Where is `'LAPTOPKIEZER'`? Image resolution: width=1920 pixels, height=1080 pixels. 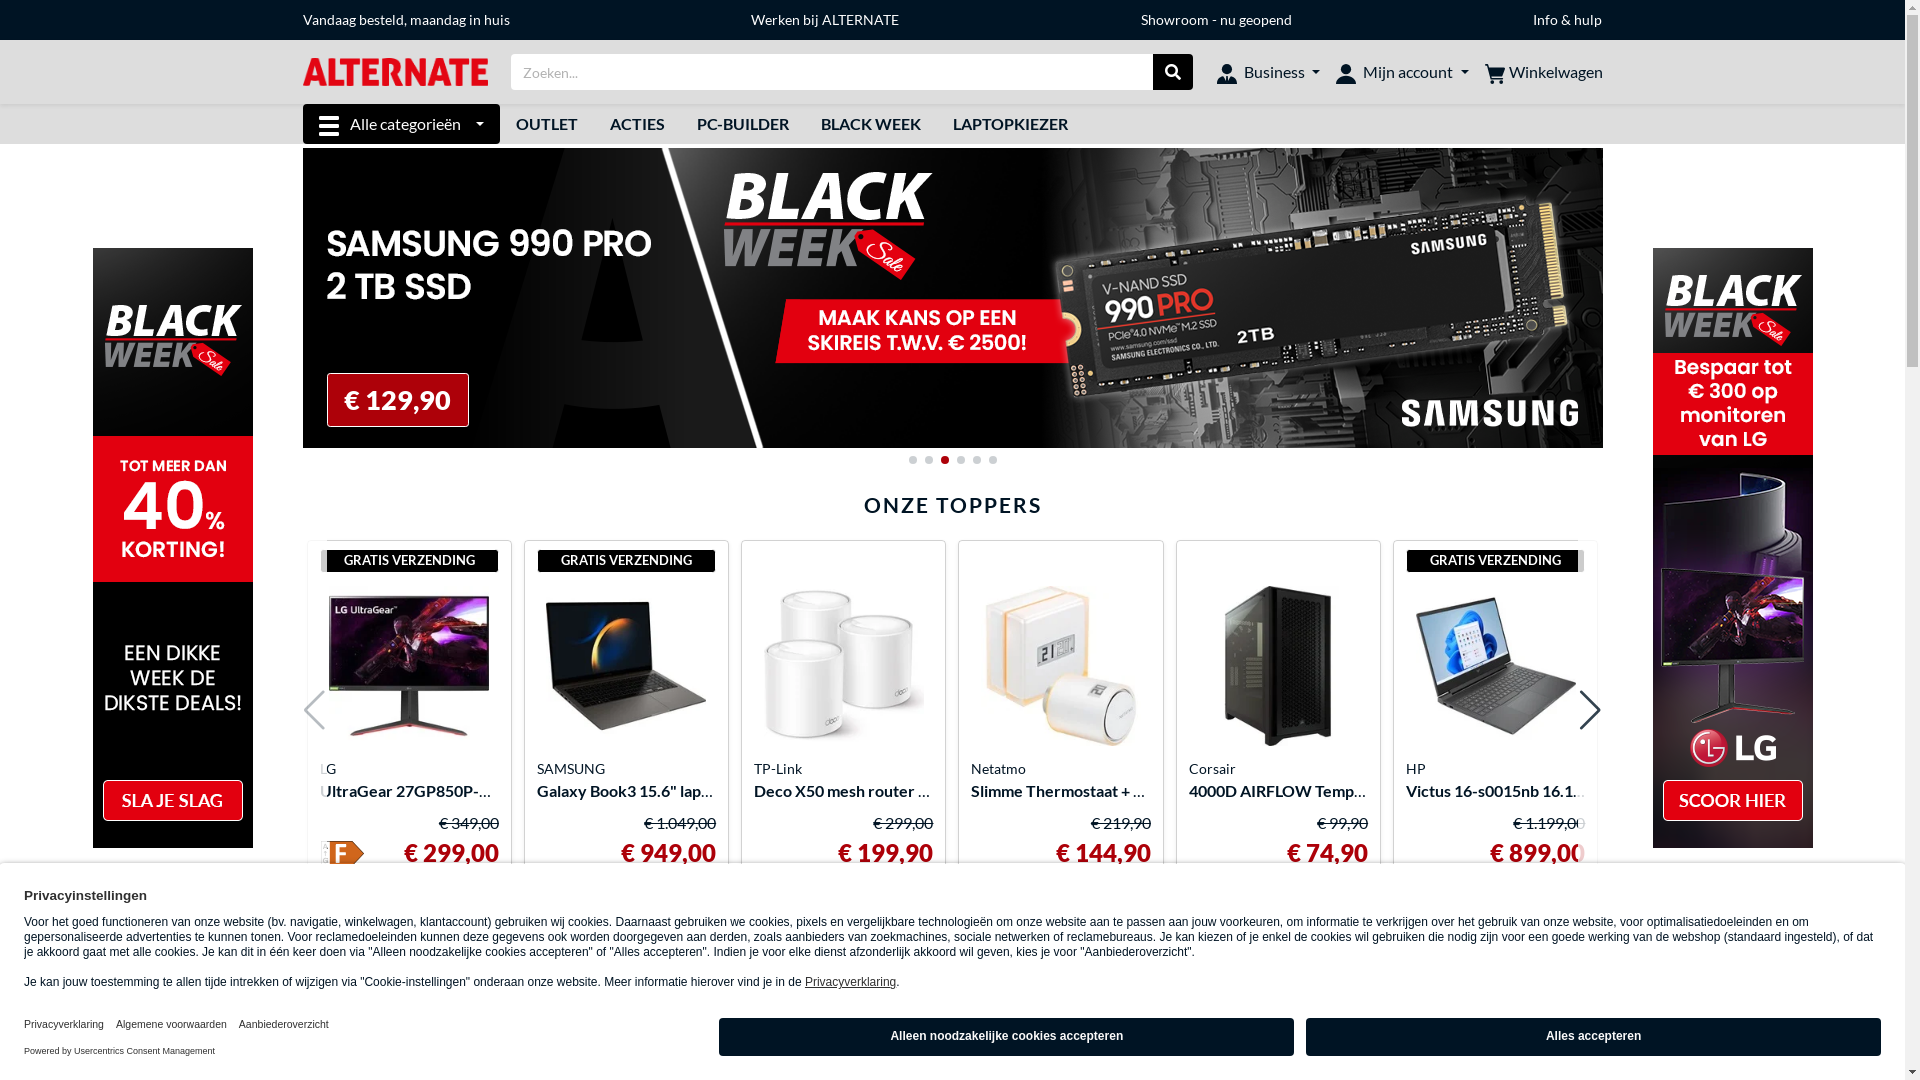
'LAPTOPKIEZER' is located at coordinates (935, 123).